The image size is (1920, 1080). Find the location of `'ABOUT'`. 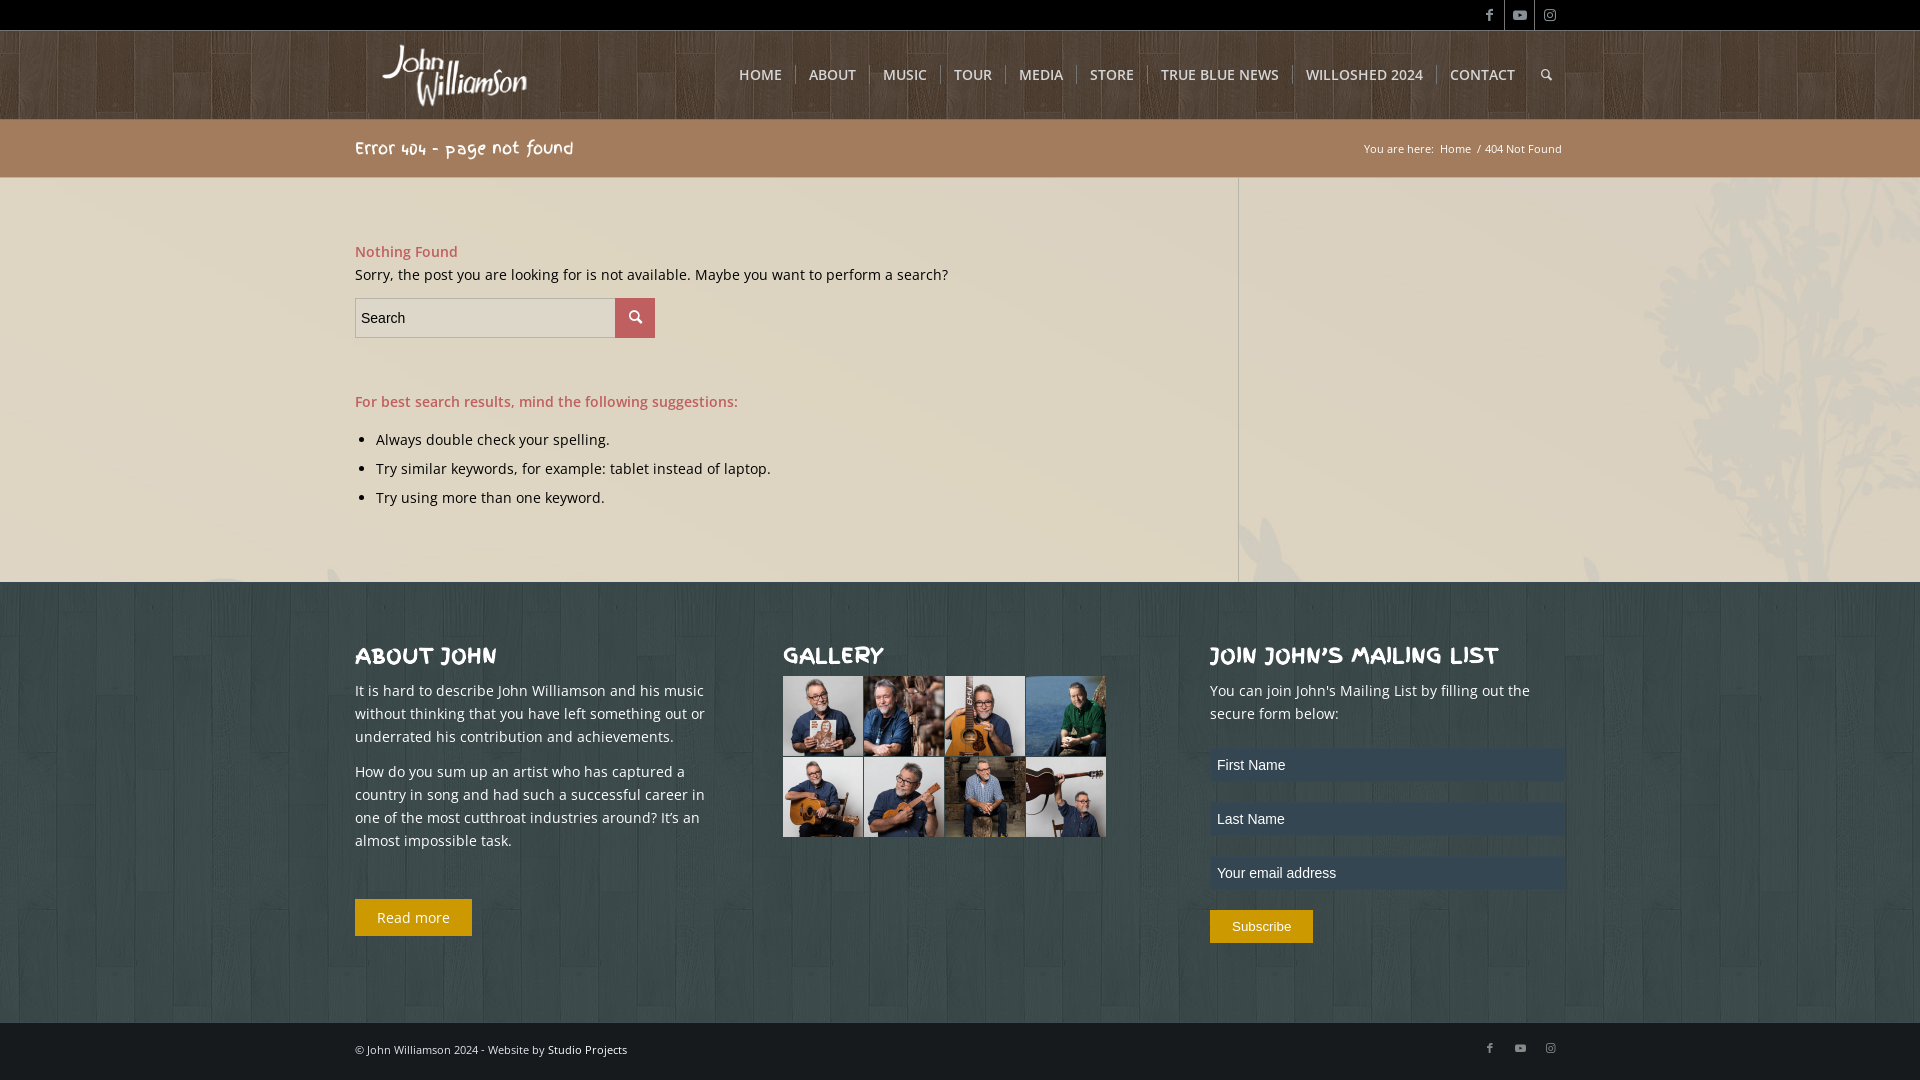

'ABOUT' is located at coordinates (831, 73).